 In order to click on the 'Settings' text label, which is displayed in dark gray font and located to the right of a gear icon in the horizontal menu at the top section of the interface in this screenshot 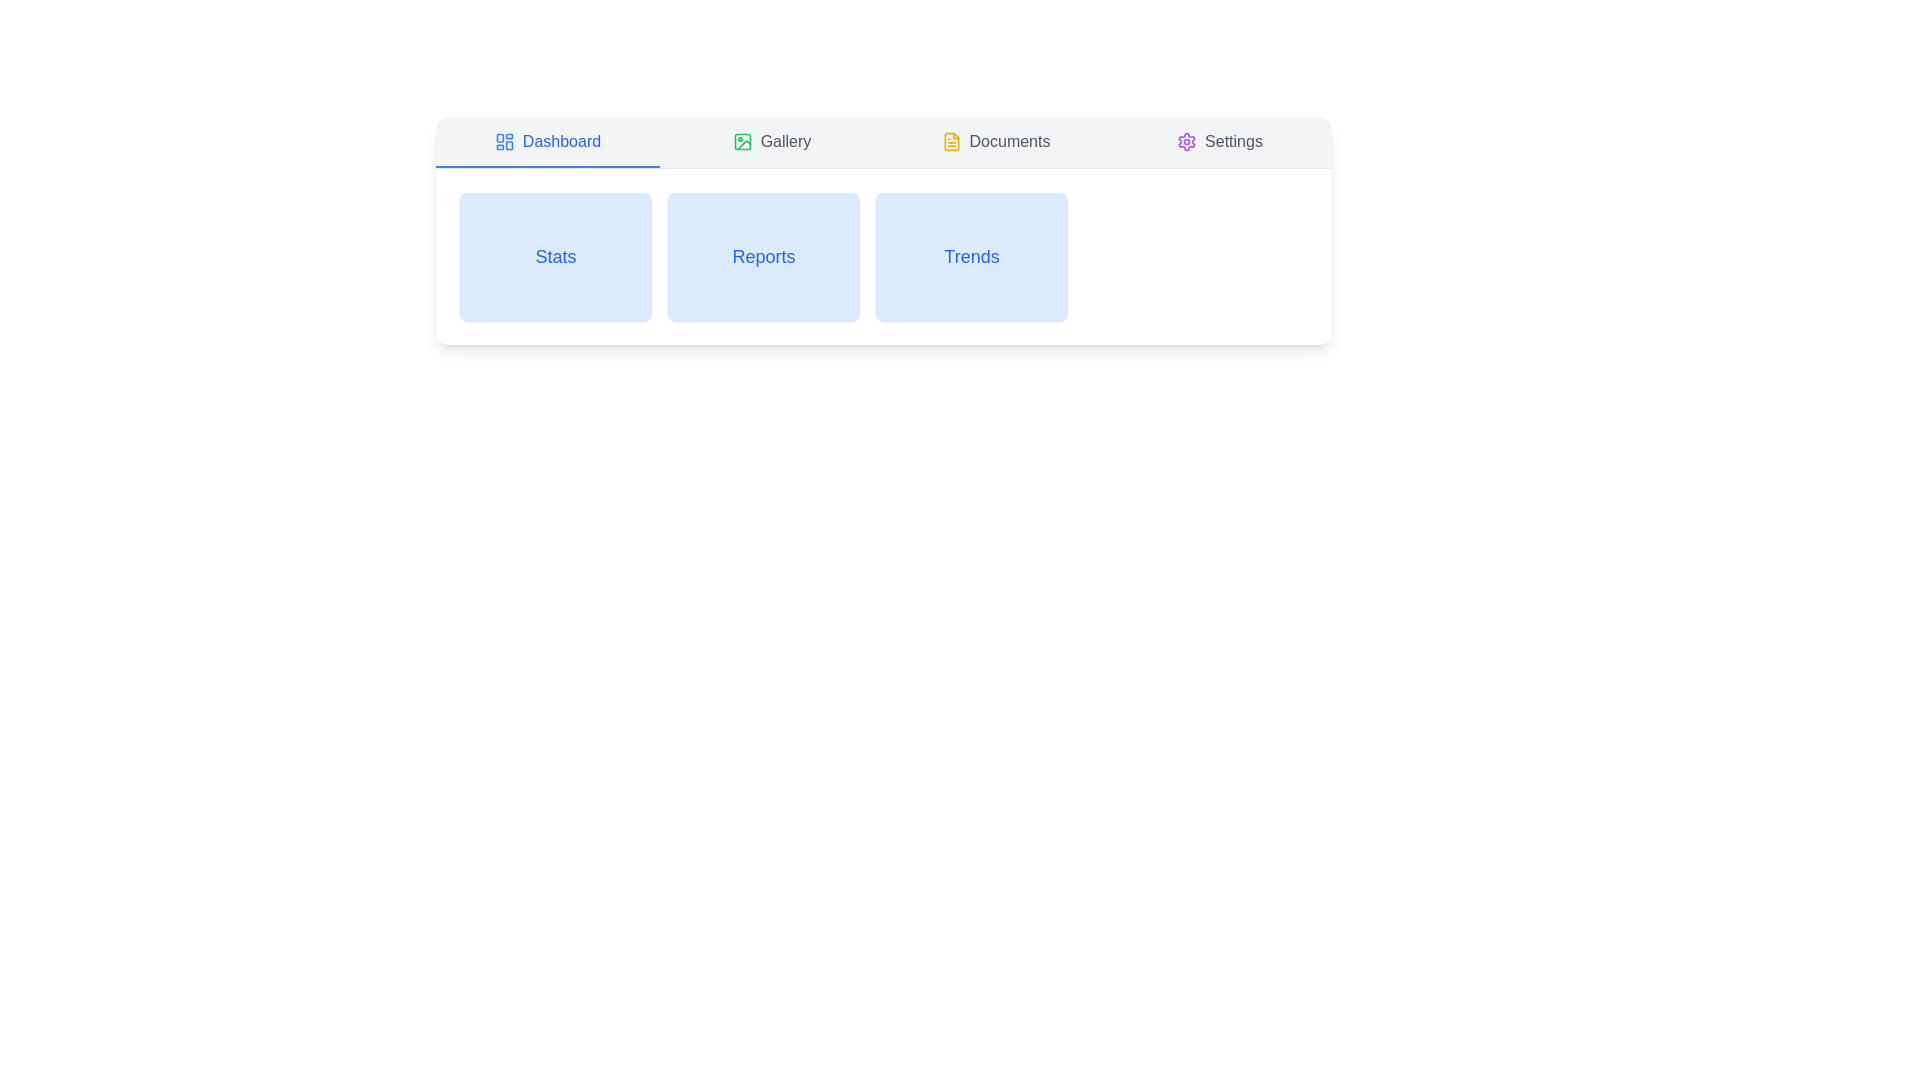, I will do `click(1232, 141)`.